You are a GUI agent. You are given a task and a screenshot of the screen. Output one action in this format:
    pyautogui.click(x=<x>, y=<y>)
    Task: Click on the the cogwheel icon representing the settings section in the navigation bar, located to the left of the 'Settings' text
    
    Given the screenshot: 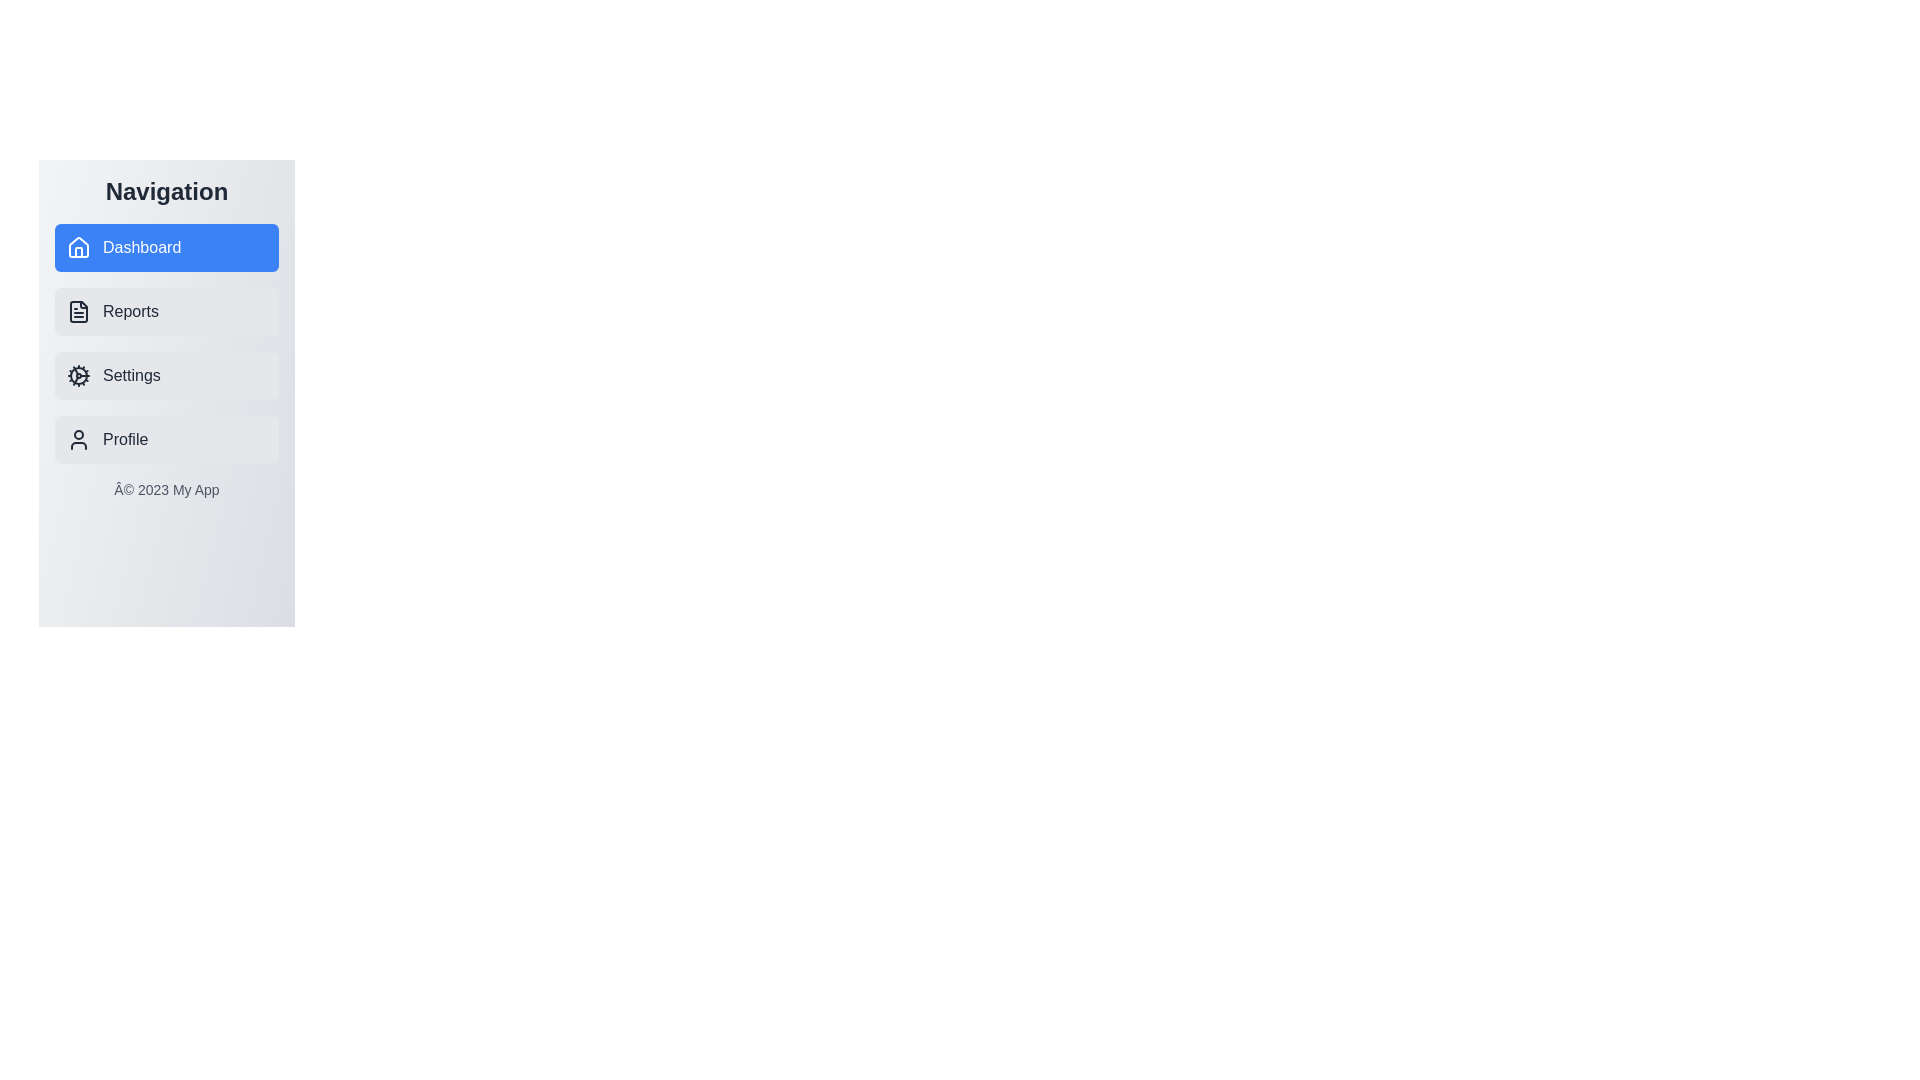 What is the action you would take?
    pyautogui.click(x=78, y=375)
    